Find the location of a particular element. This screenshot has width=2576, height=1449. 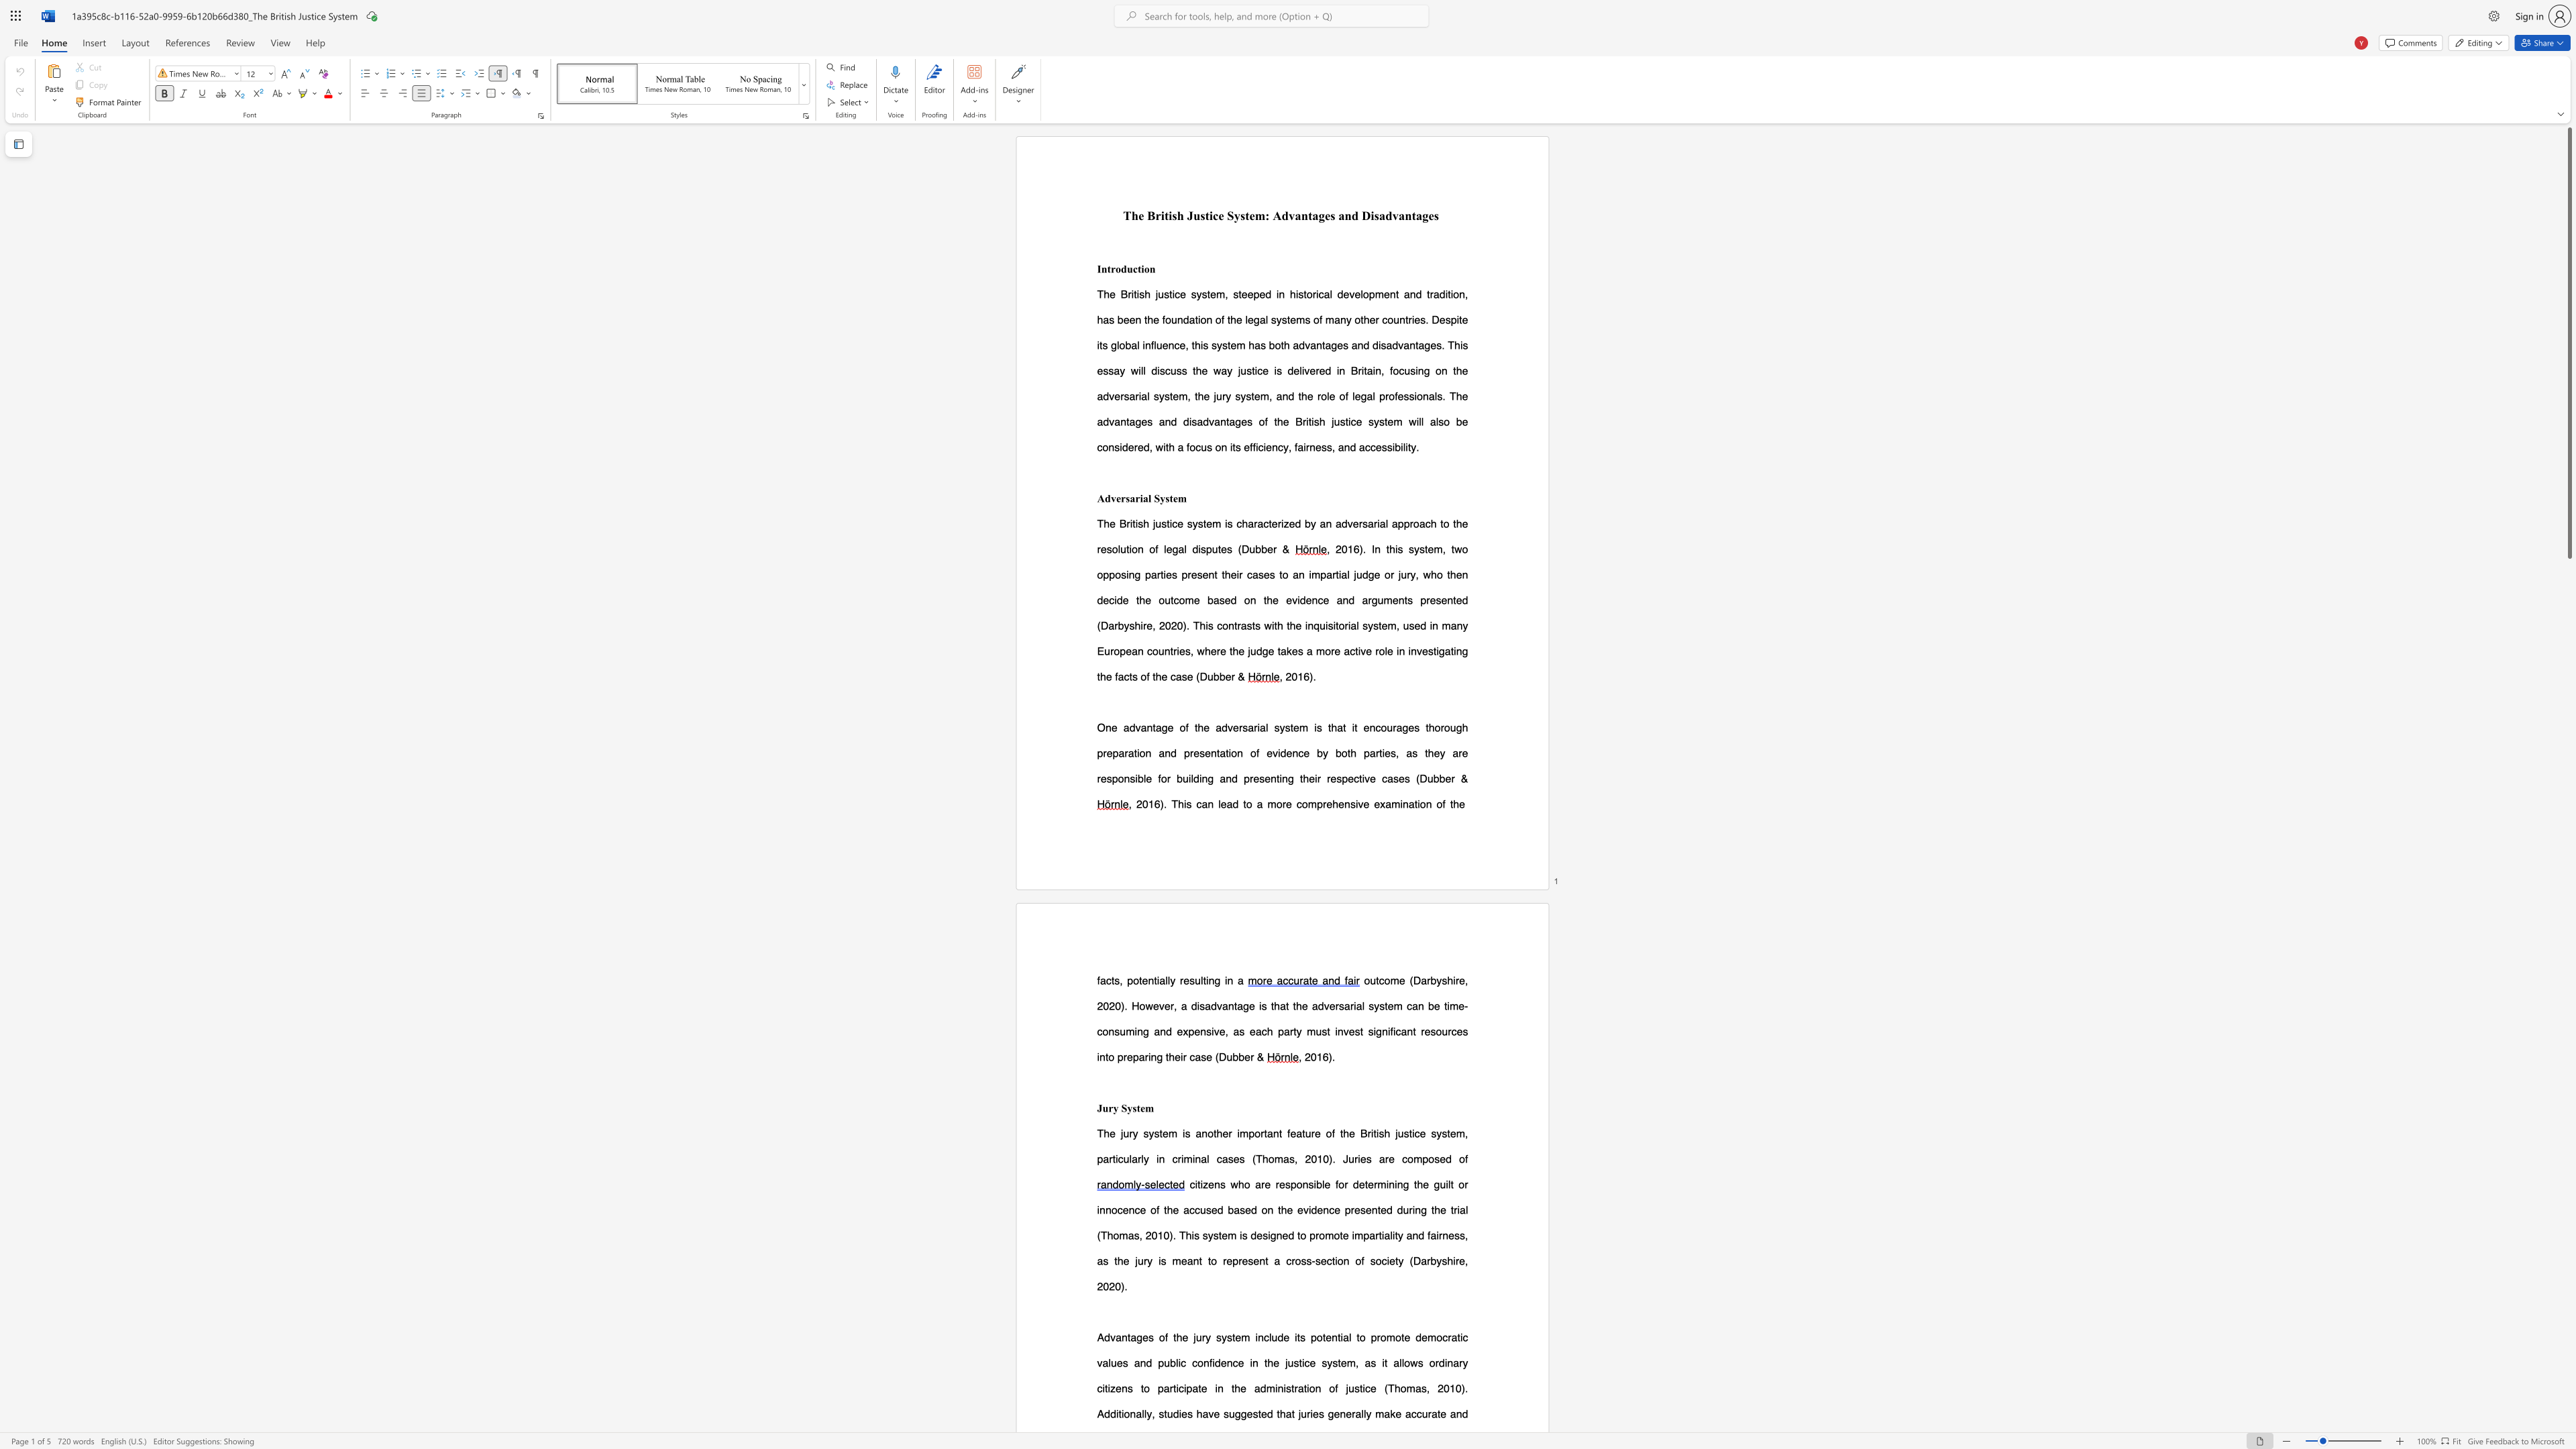

the 11th character "n" in the text is located at coordinates (1152, 1055).